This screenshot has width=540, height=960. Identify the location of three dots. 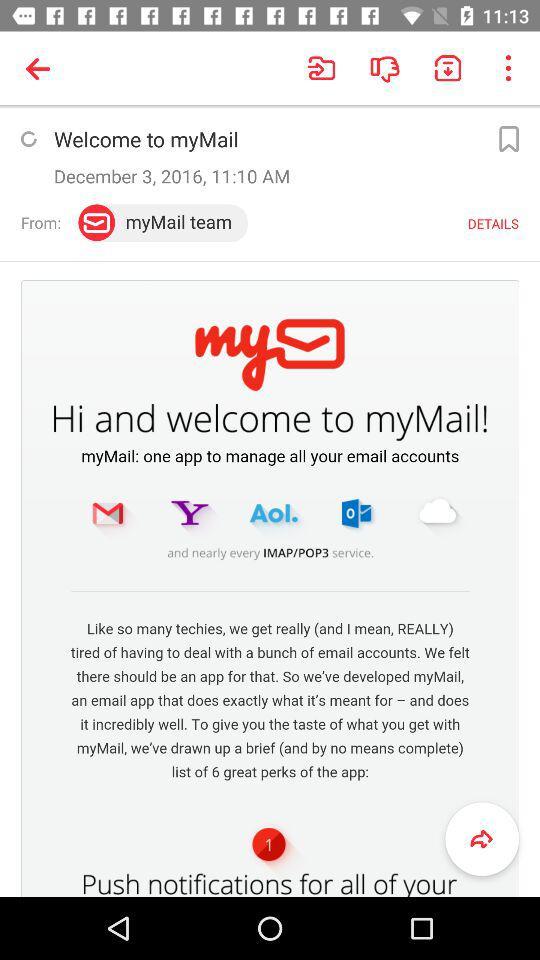
(507, 68).